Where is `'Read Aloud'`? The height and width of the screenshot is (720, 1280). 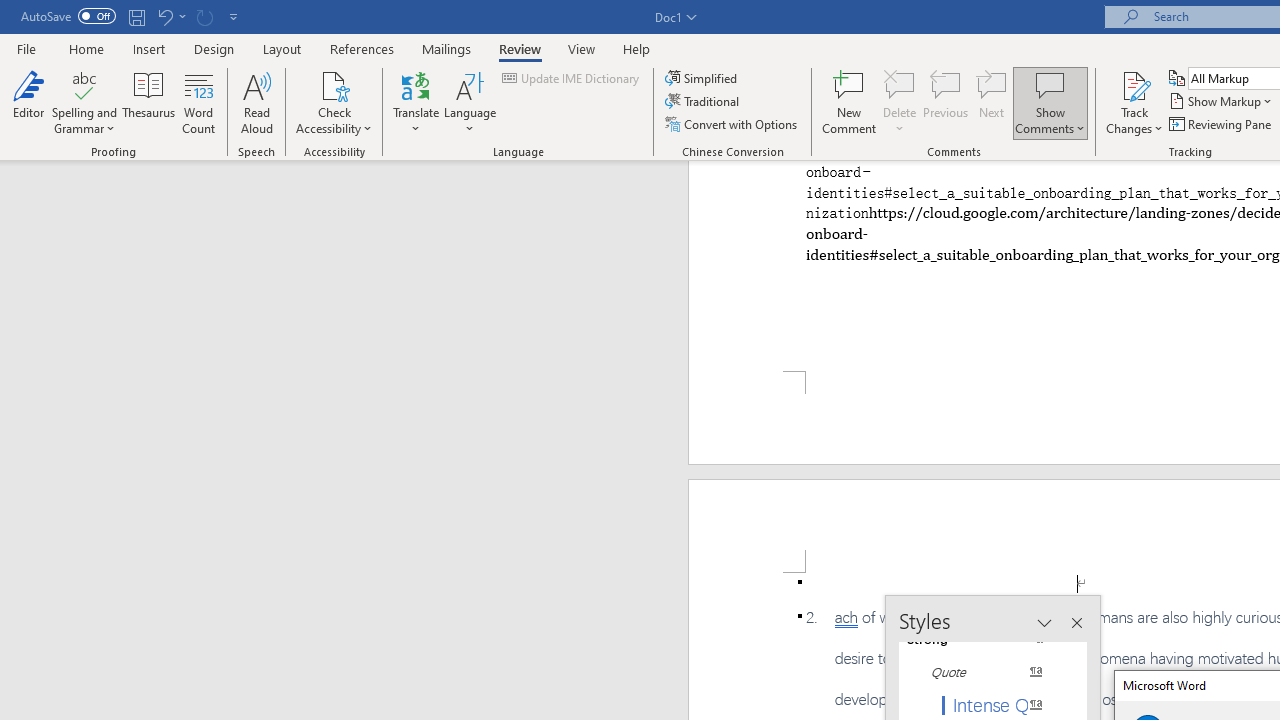 'Read Aloud' is located at coordinates (255, 103).